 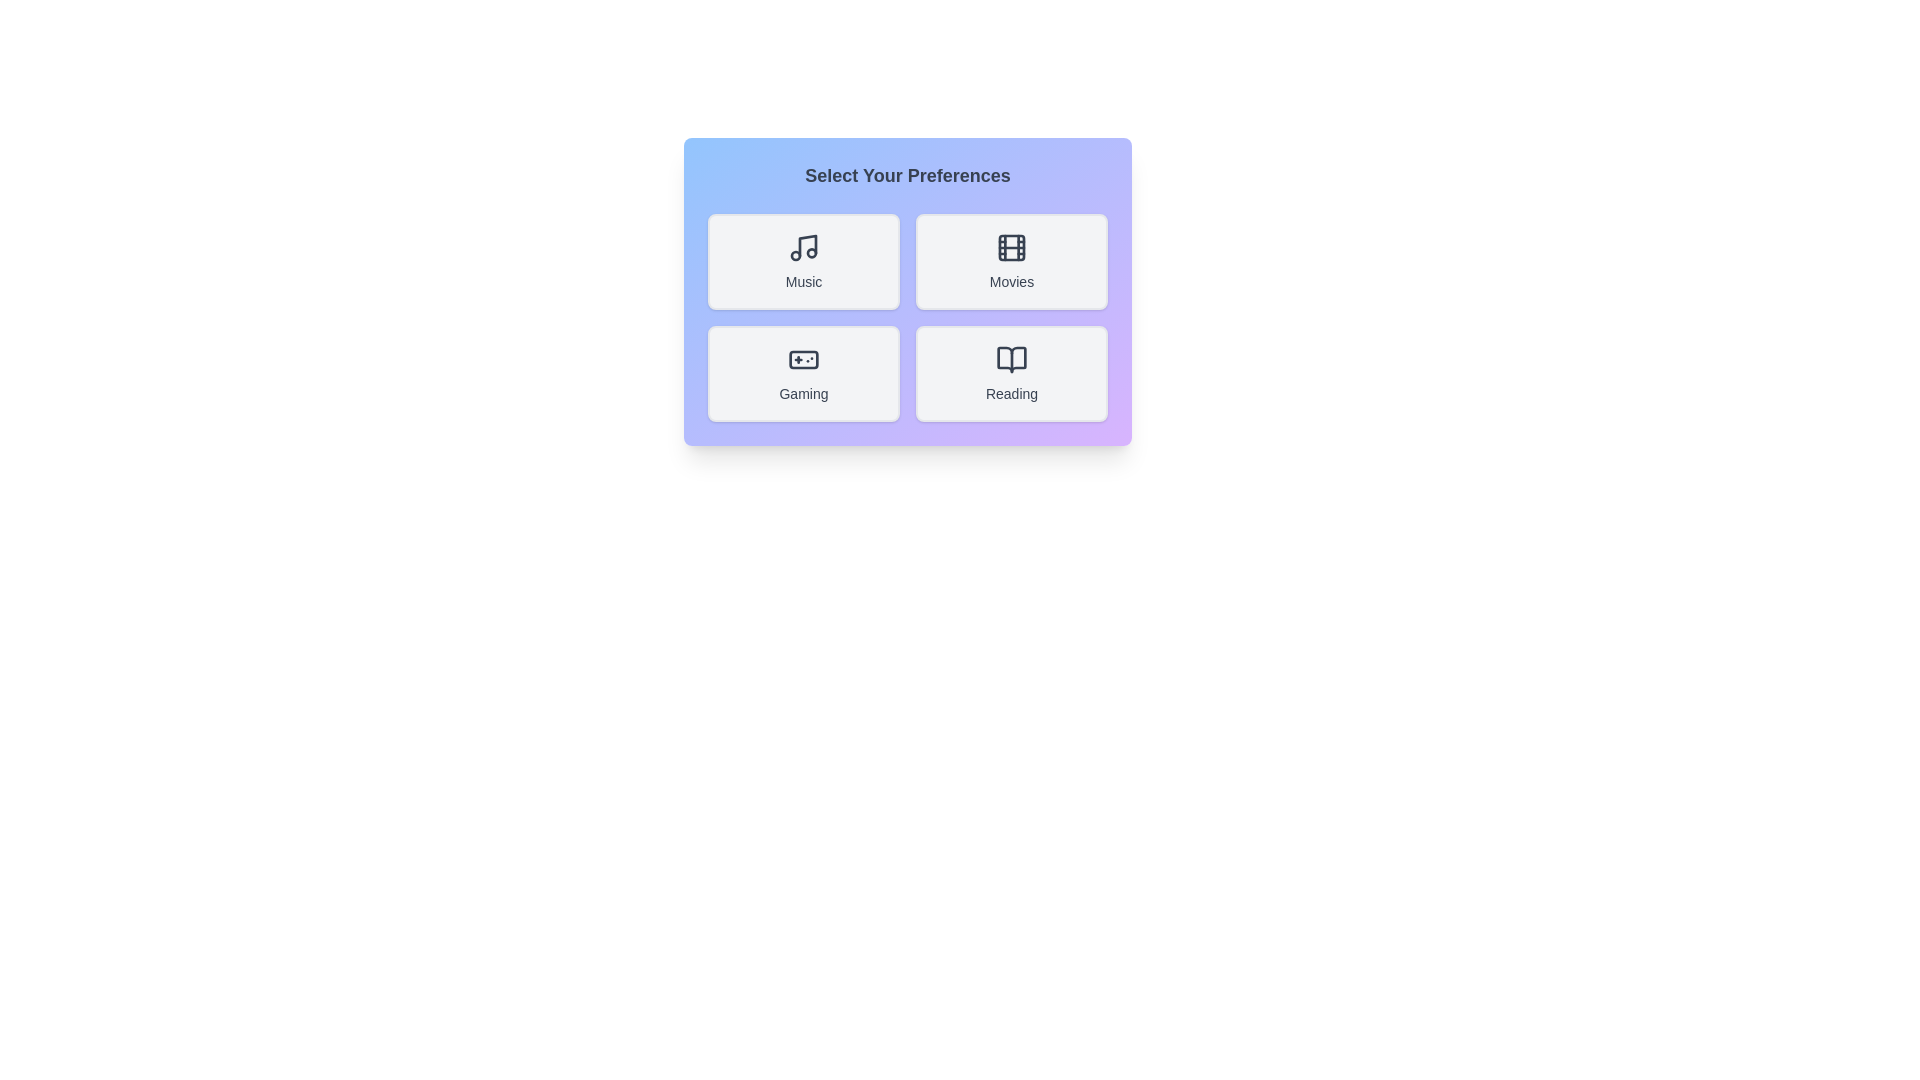 What do you see at coordinates (1012, 261) in the screenshot?
I see `the button corresponding to the preference Movies` at bounding box center [1012, 261].